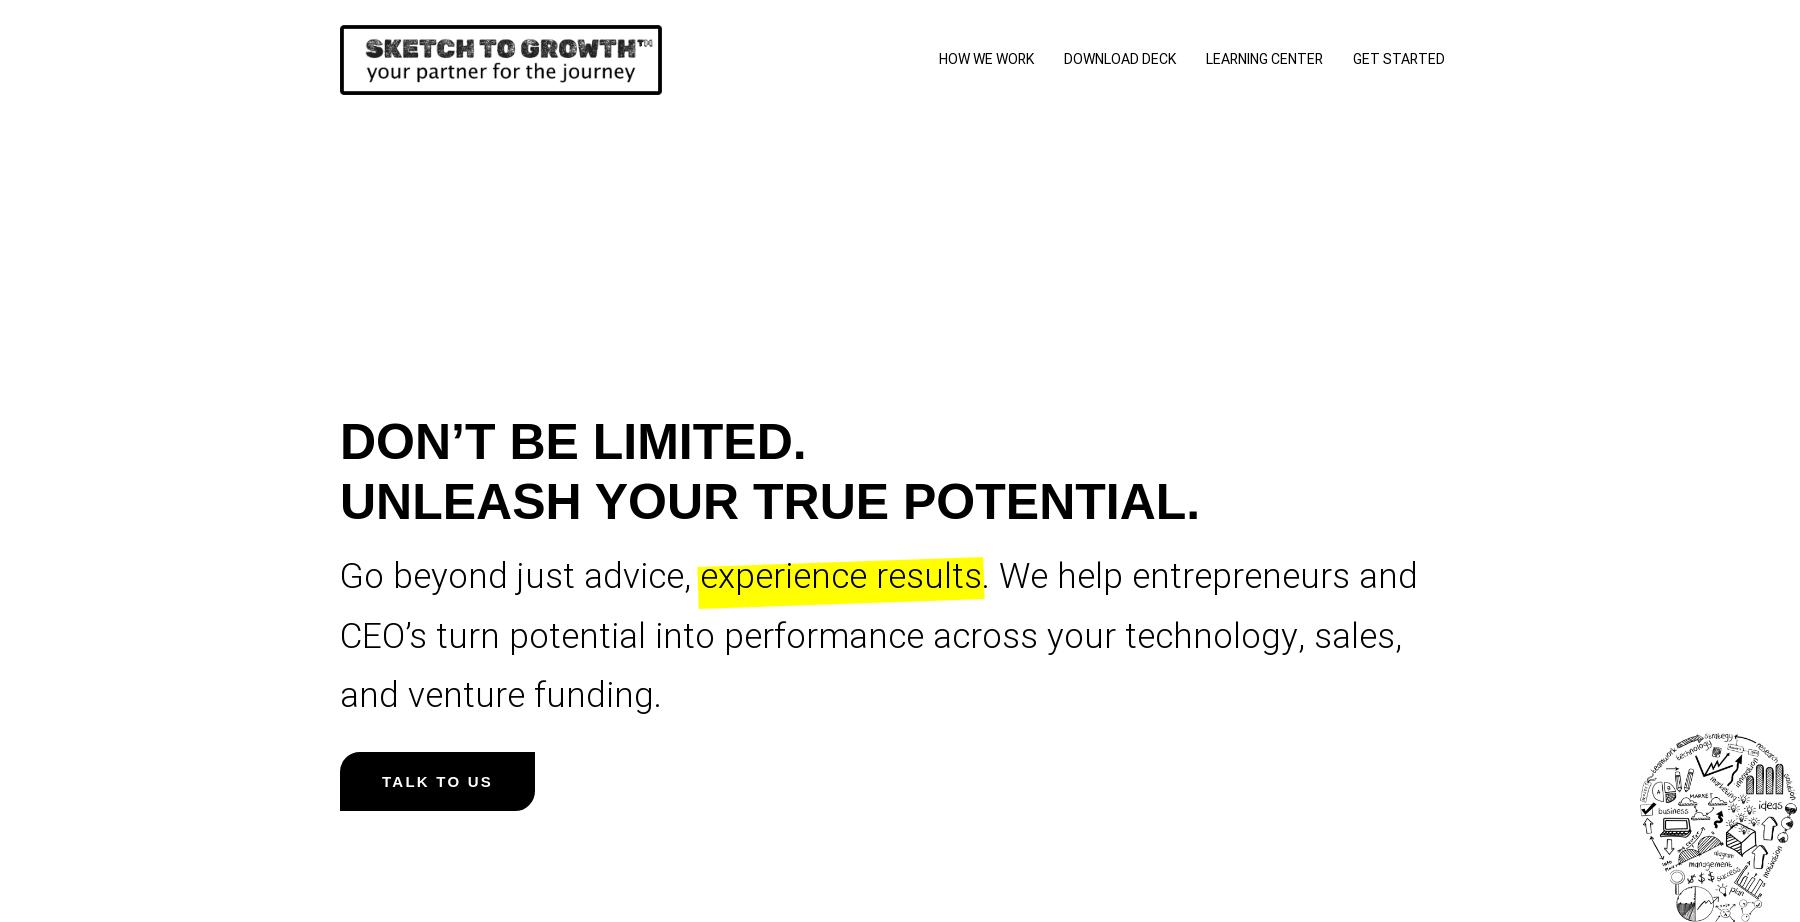 Image resolution: width=1800 pixels, height=922 pixels. Describe the element at coordinates (1397, 59) in the screenshot. I see `'Get Started'` at that location.